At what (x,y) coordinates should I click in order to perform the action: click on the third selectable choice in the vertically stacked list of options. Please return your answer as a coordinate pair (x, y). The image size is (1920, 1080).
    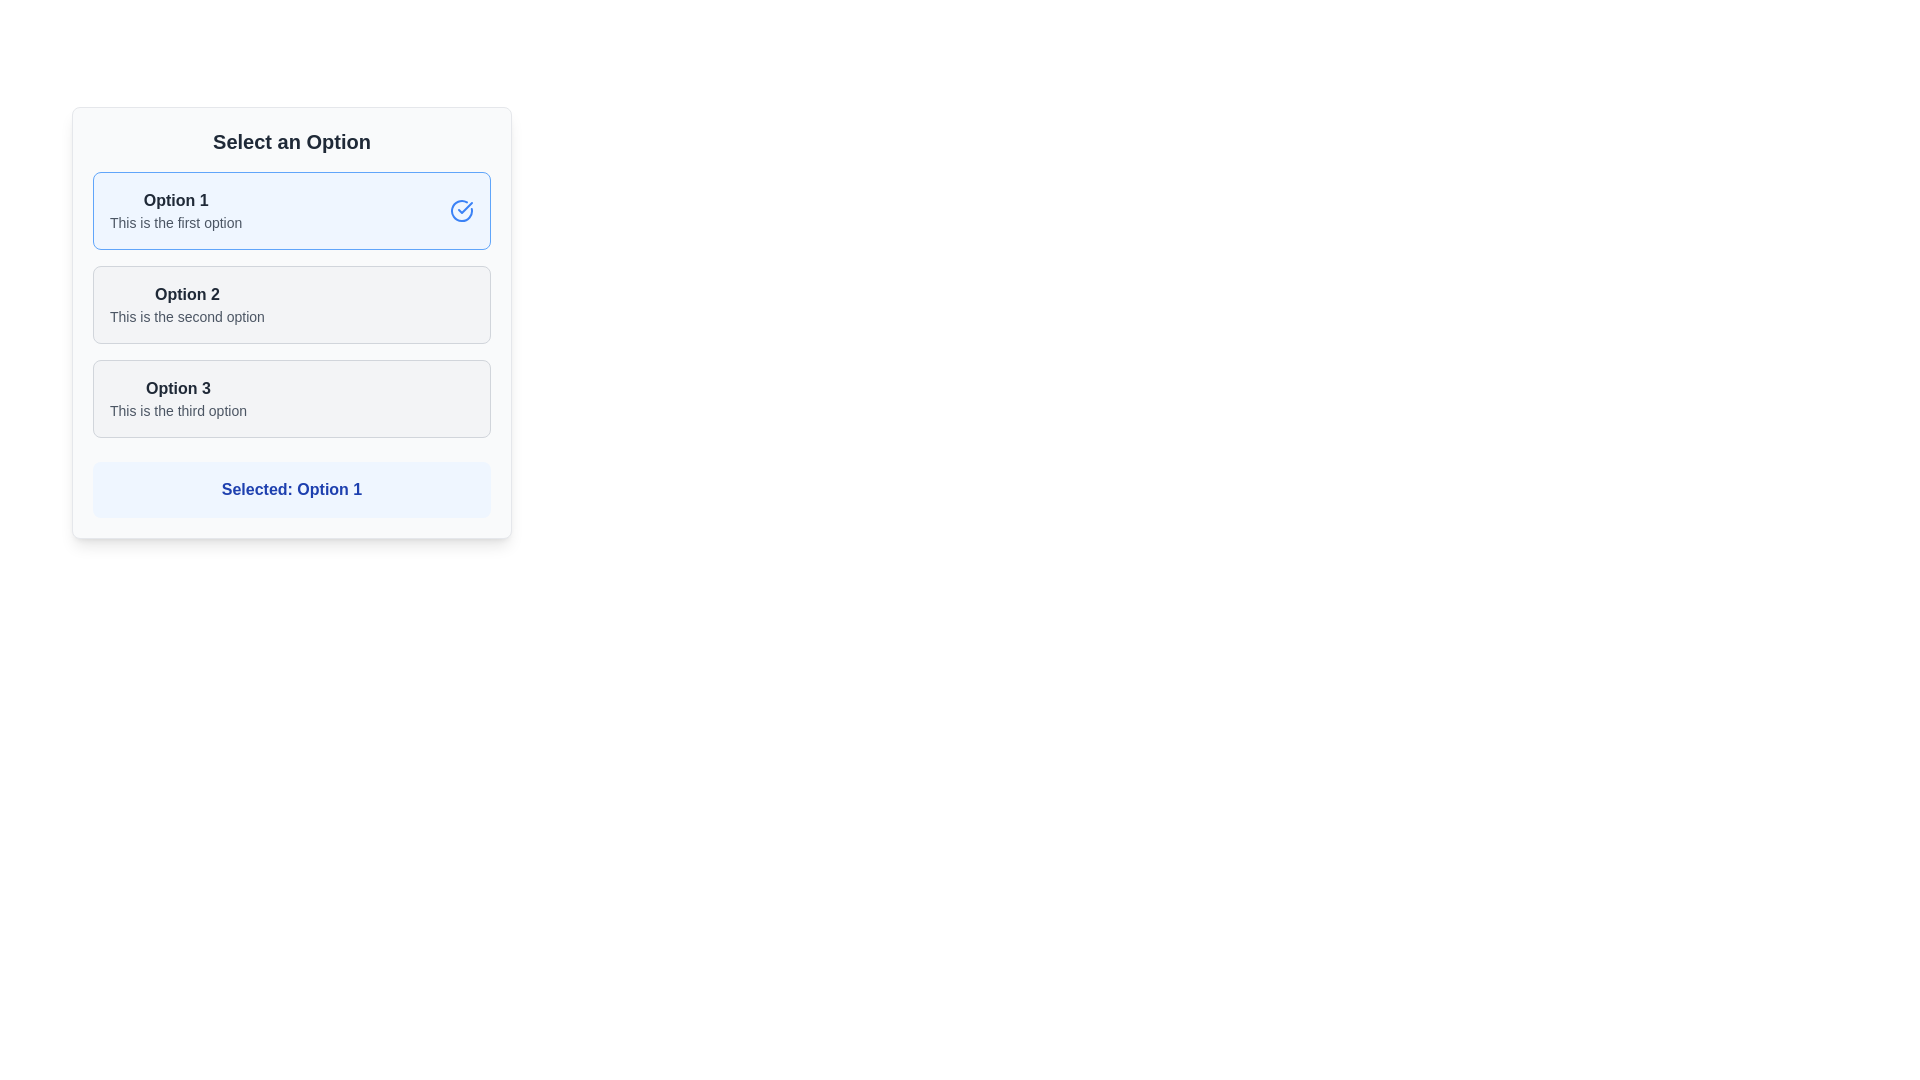
    Looking at the image, I should click on (178, 398).